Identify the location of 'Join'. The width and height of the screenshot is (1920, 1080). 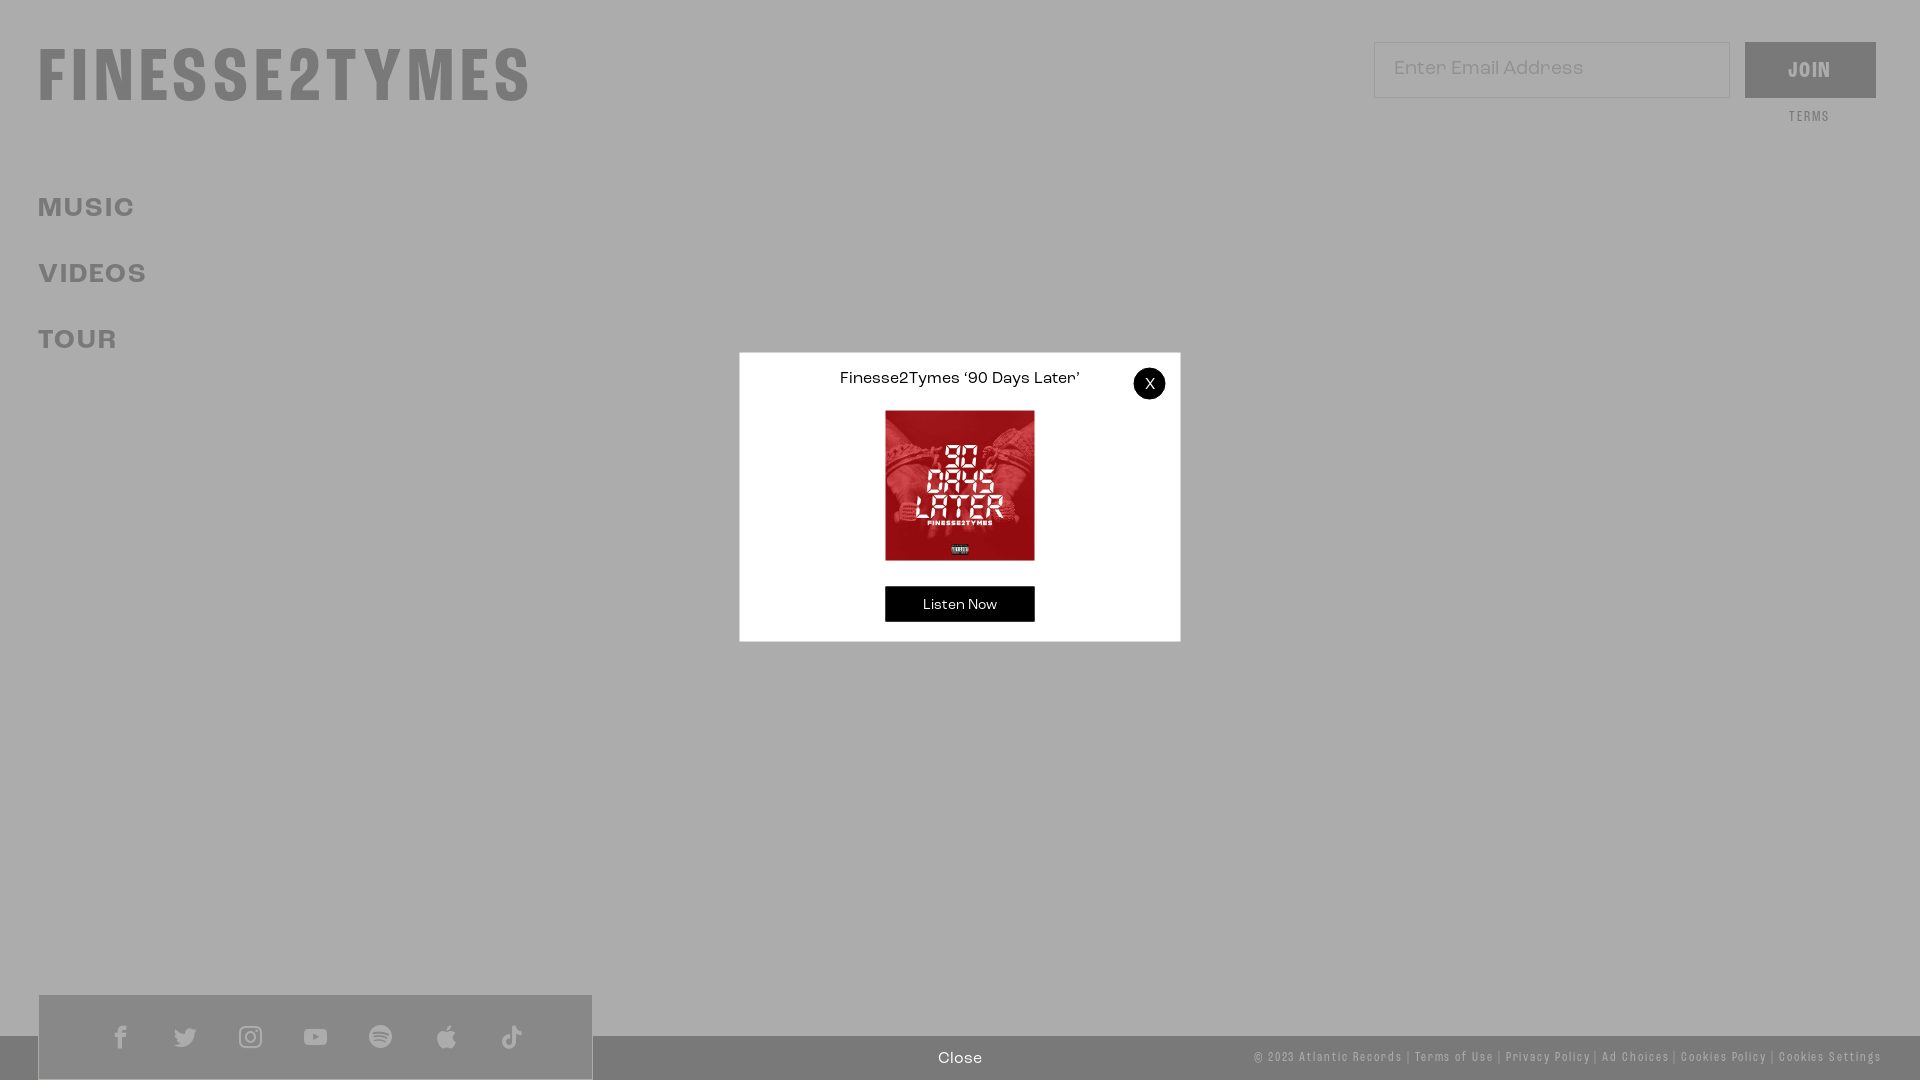
(1742, 68).